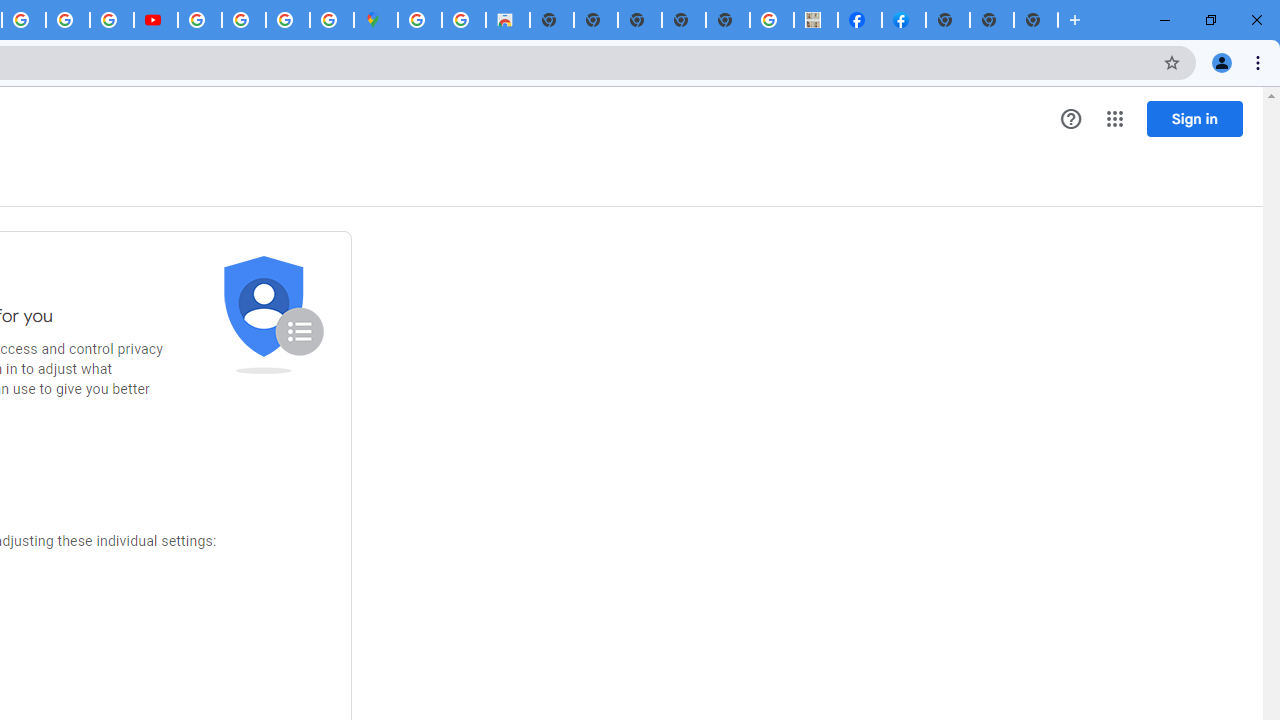  What do you see at coordinates (902, 20) in the screenshot?
I see `'Sign Up for Facebook'` at bounding box center [902, 20].